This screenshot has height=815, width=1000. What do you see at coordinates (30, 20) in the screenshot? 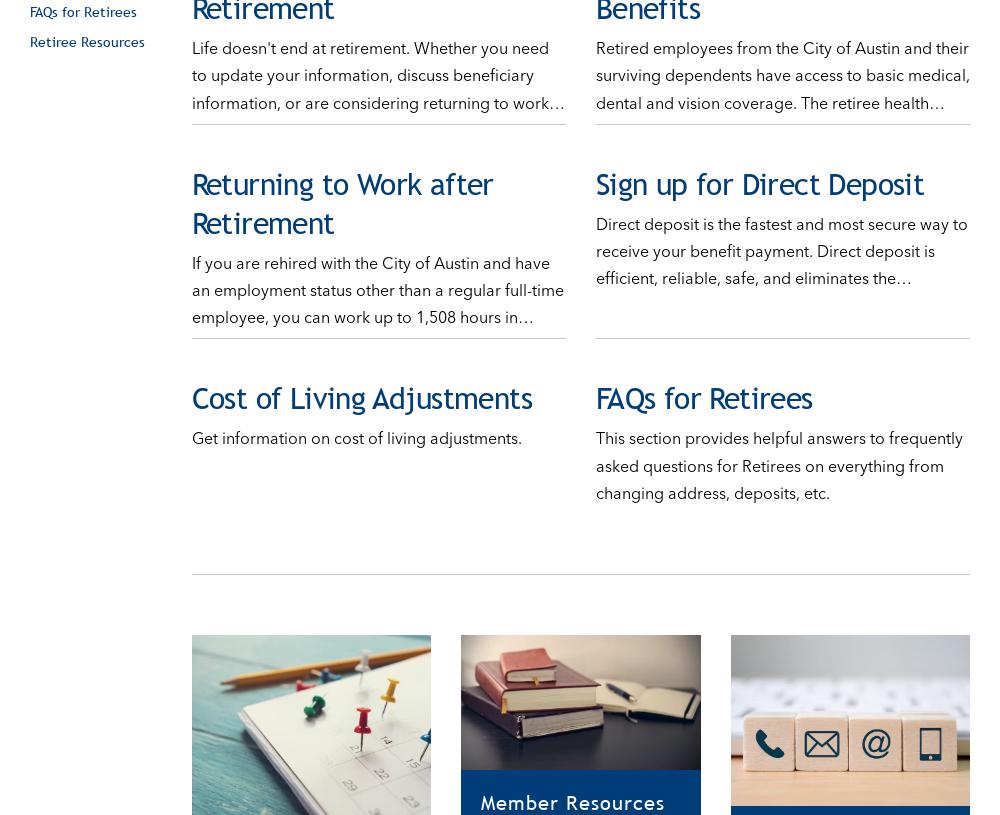
I see `'Retiree Resources'` at bounding box center [30, 20].